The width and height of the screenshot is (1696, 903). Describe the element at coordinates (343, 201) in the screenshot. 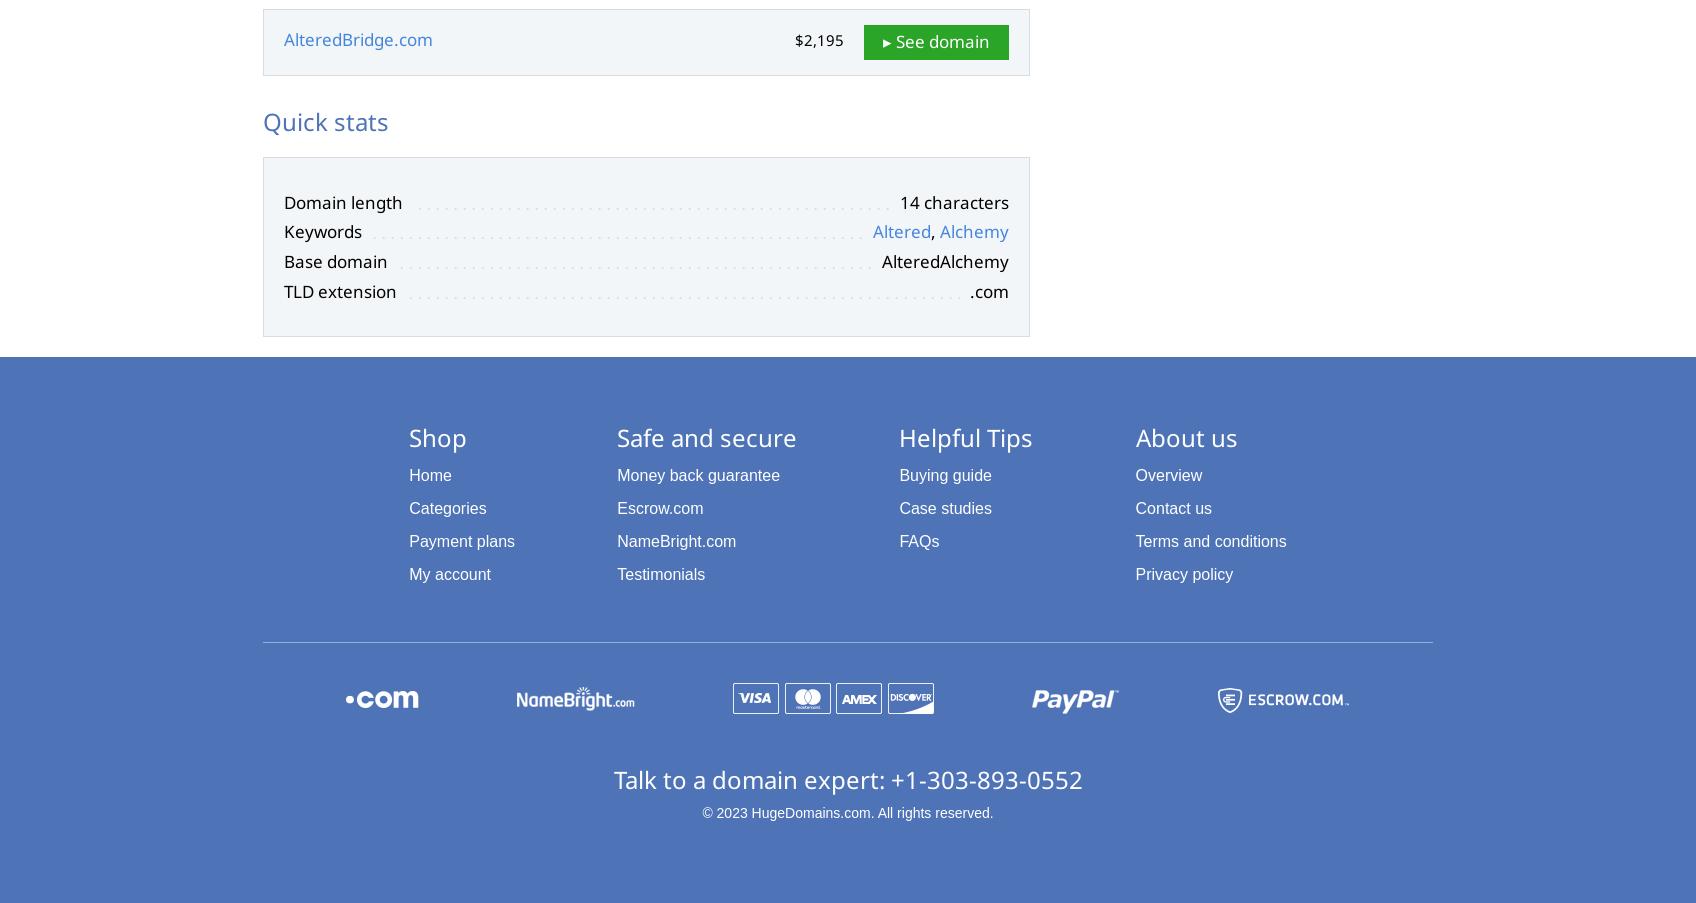

I see `'Domain length'` at that location.